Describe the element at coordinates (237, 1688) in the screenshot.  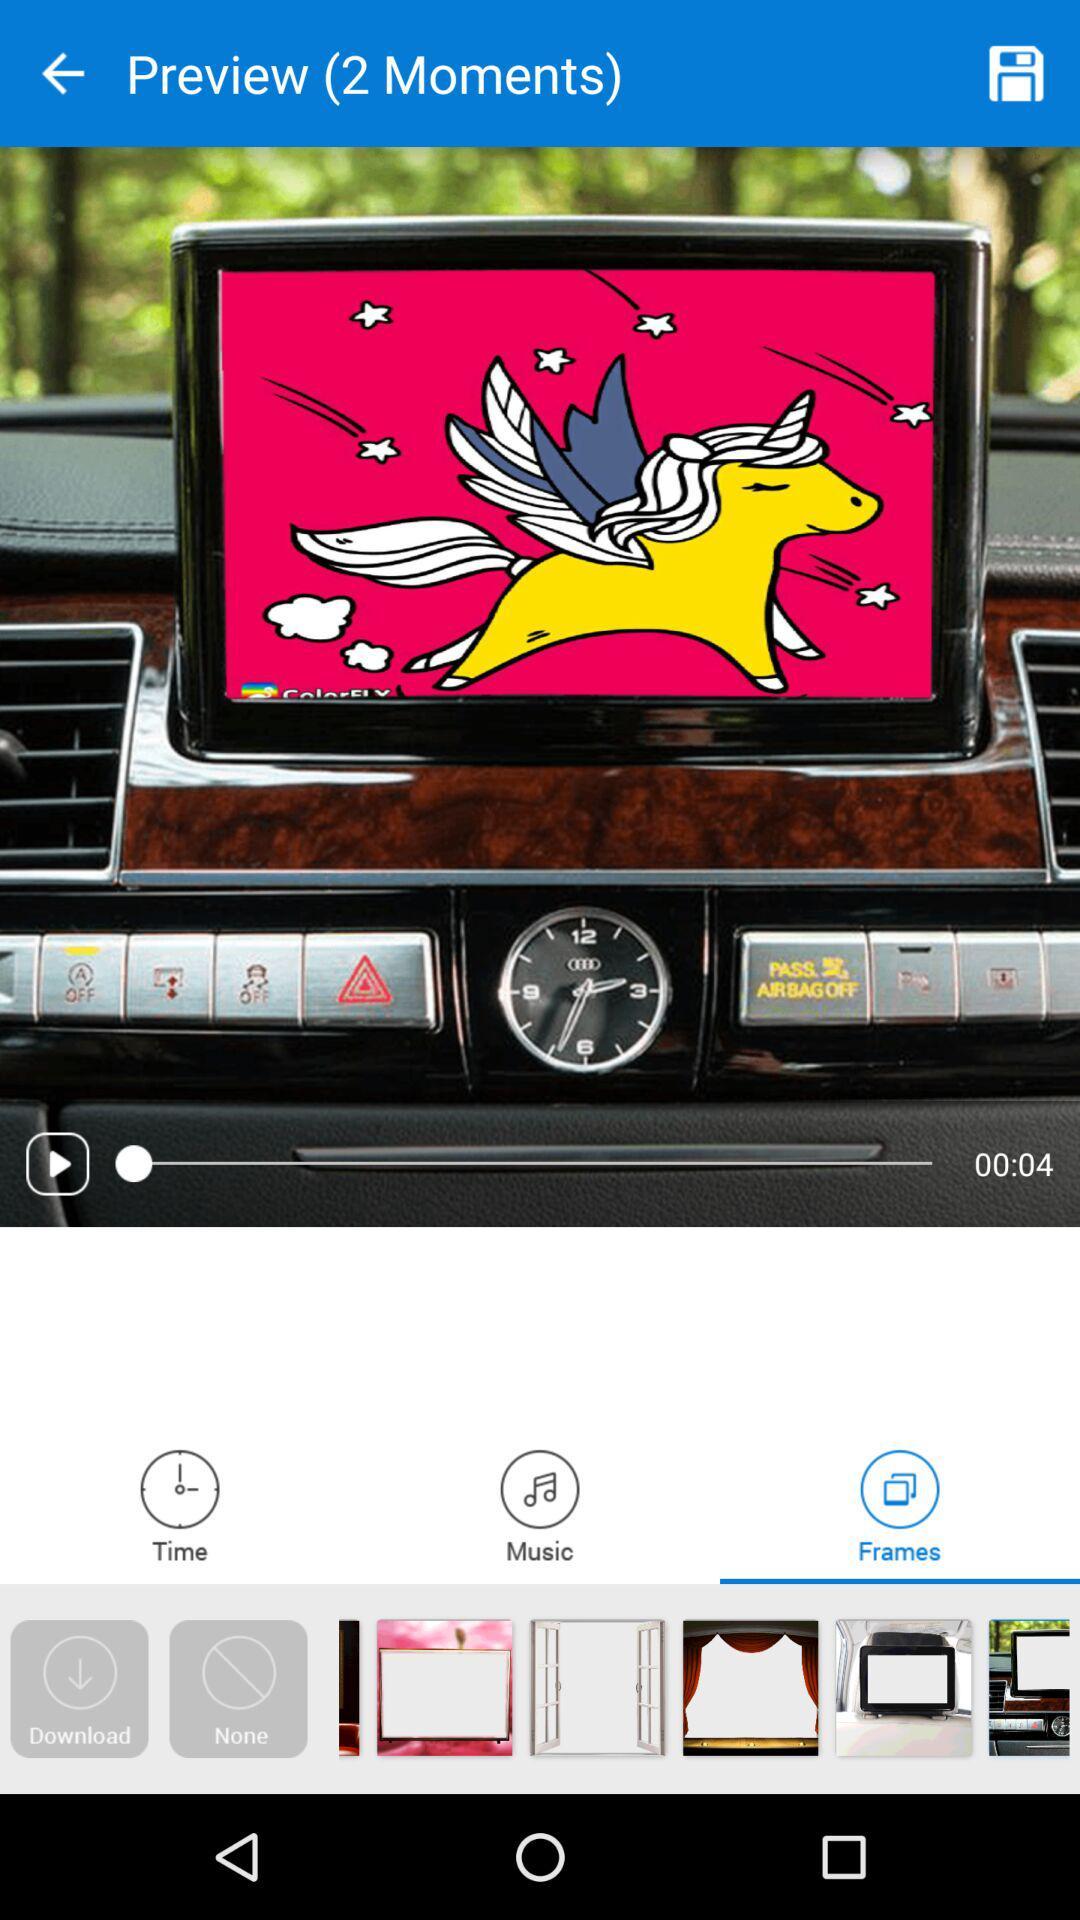
I see `choose none` at that location.